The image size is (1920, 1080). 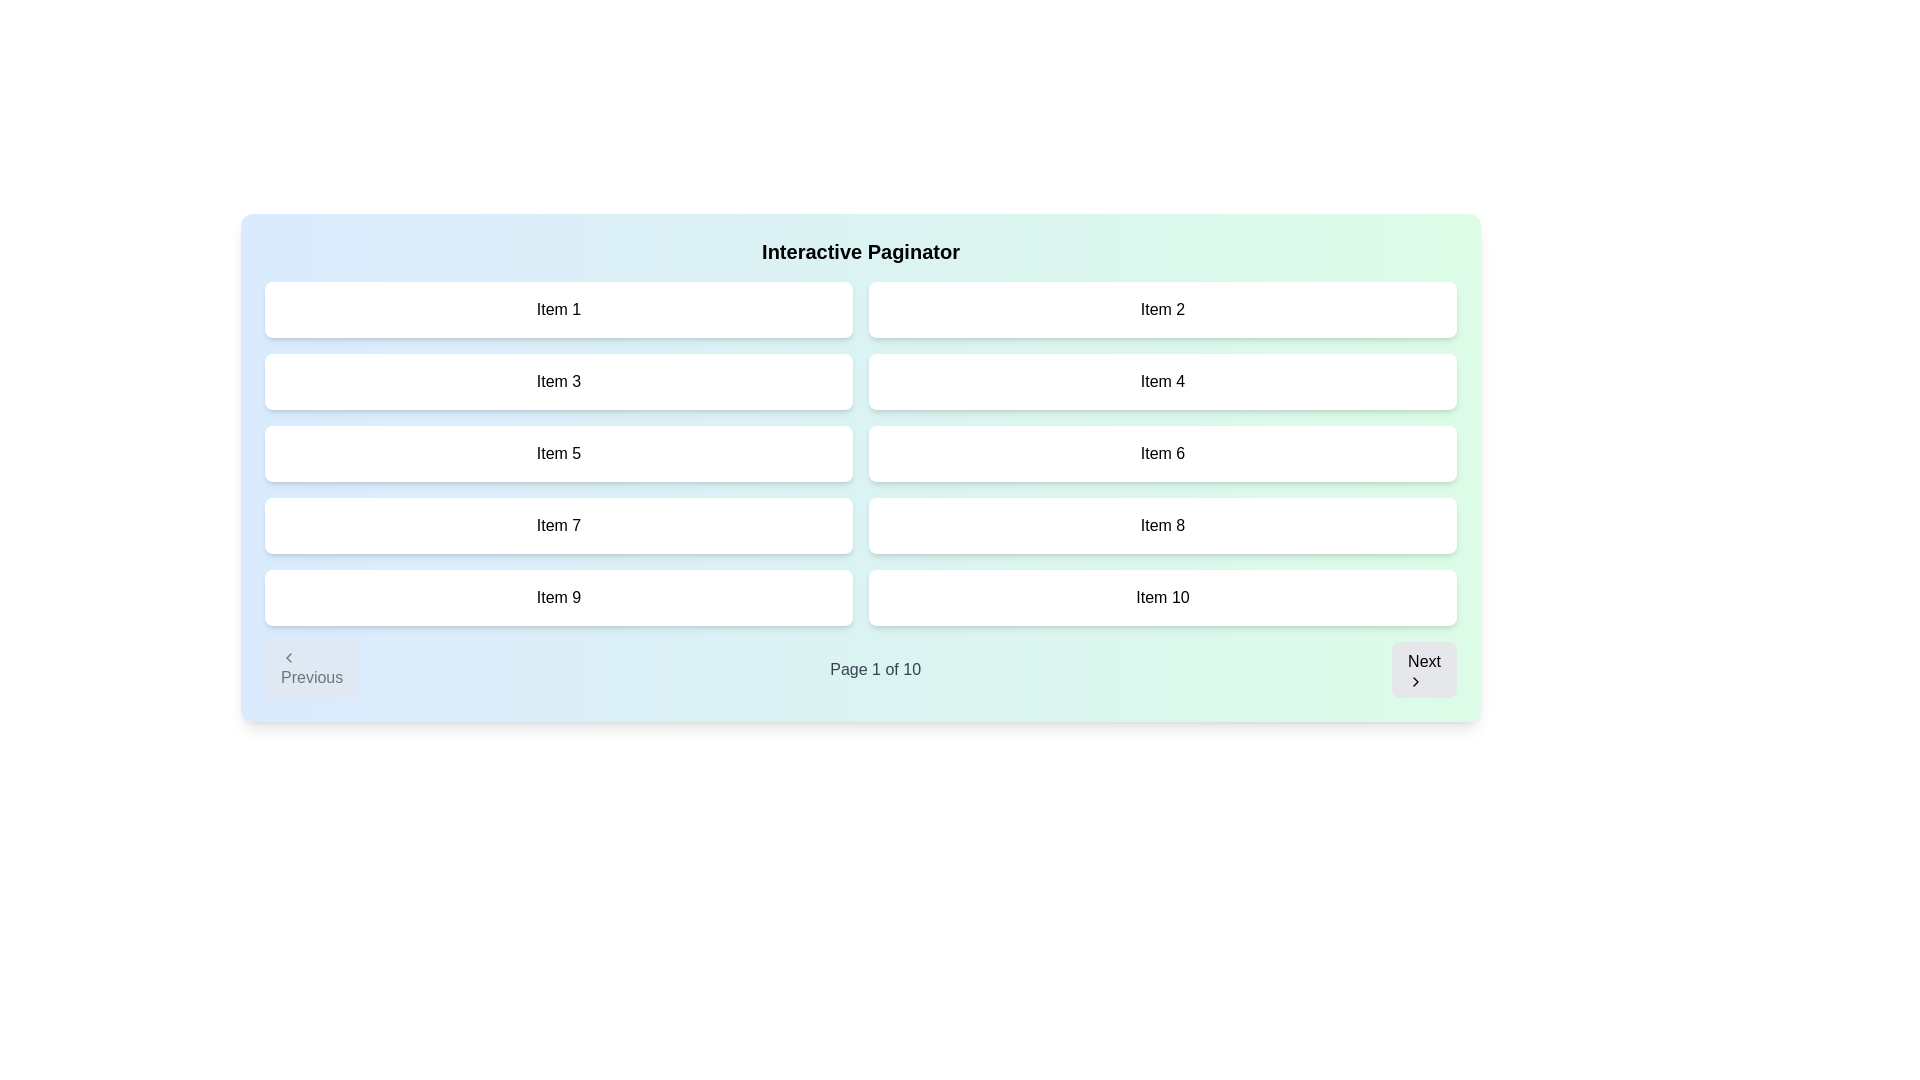 I want to click on the Display box containing the text 'Item 8', which is a rectangular box with rounded corners located in the fourth row and second column of the grid layout, so click(x=1162, y=524).